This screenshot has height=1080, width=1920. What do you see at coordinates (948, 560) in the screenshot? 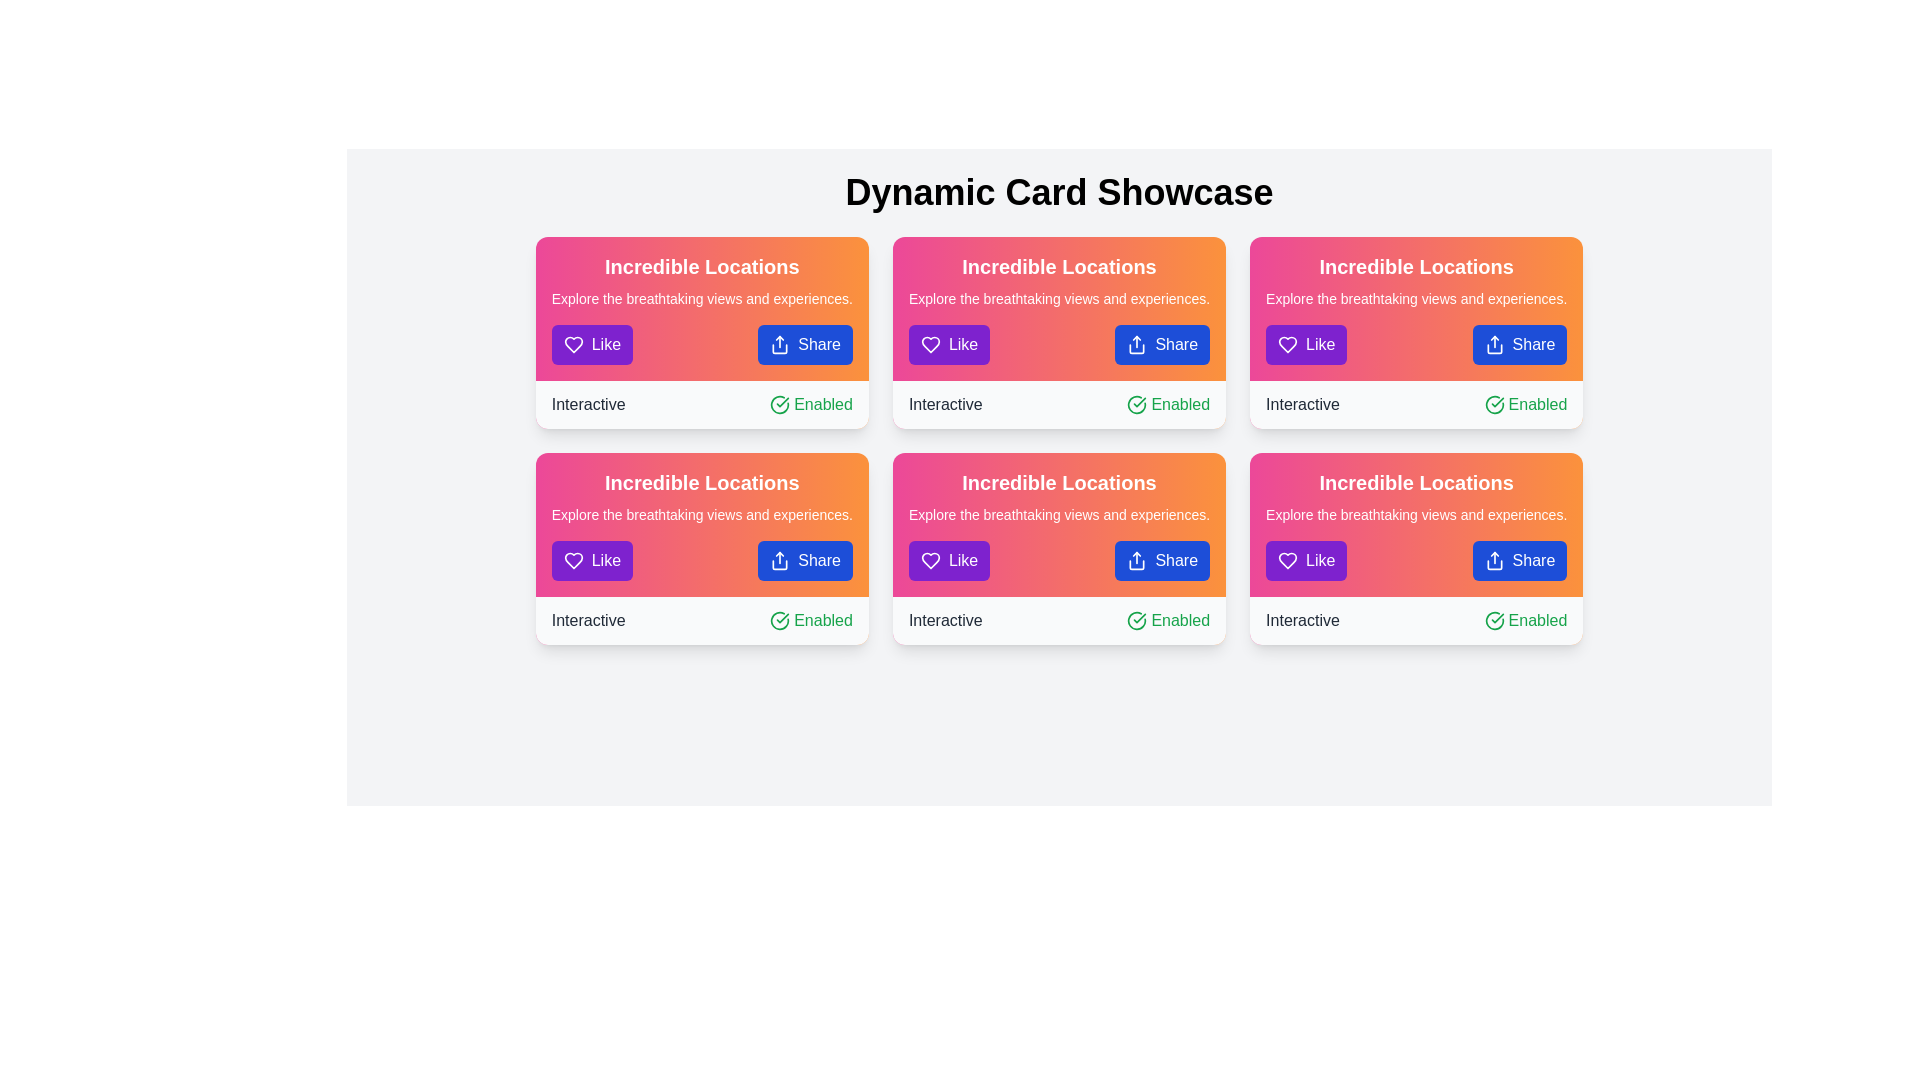
I see `the purple 'Like' button with white text and a heart icon, located in the first row, third card from the left in the 'Dynamic Card Showcase' section` at bounding box center [948, 560].